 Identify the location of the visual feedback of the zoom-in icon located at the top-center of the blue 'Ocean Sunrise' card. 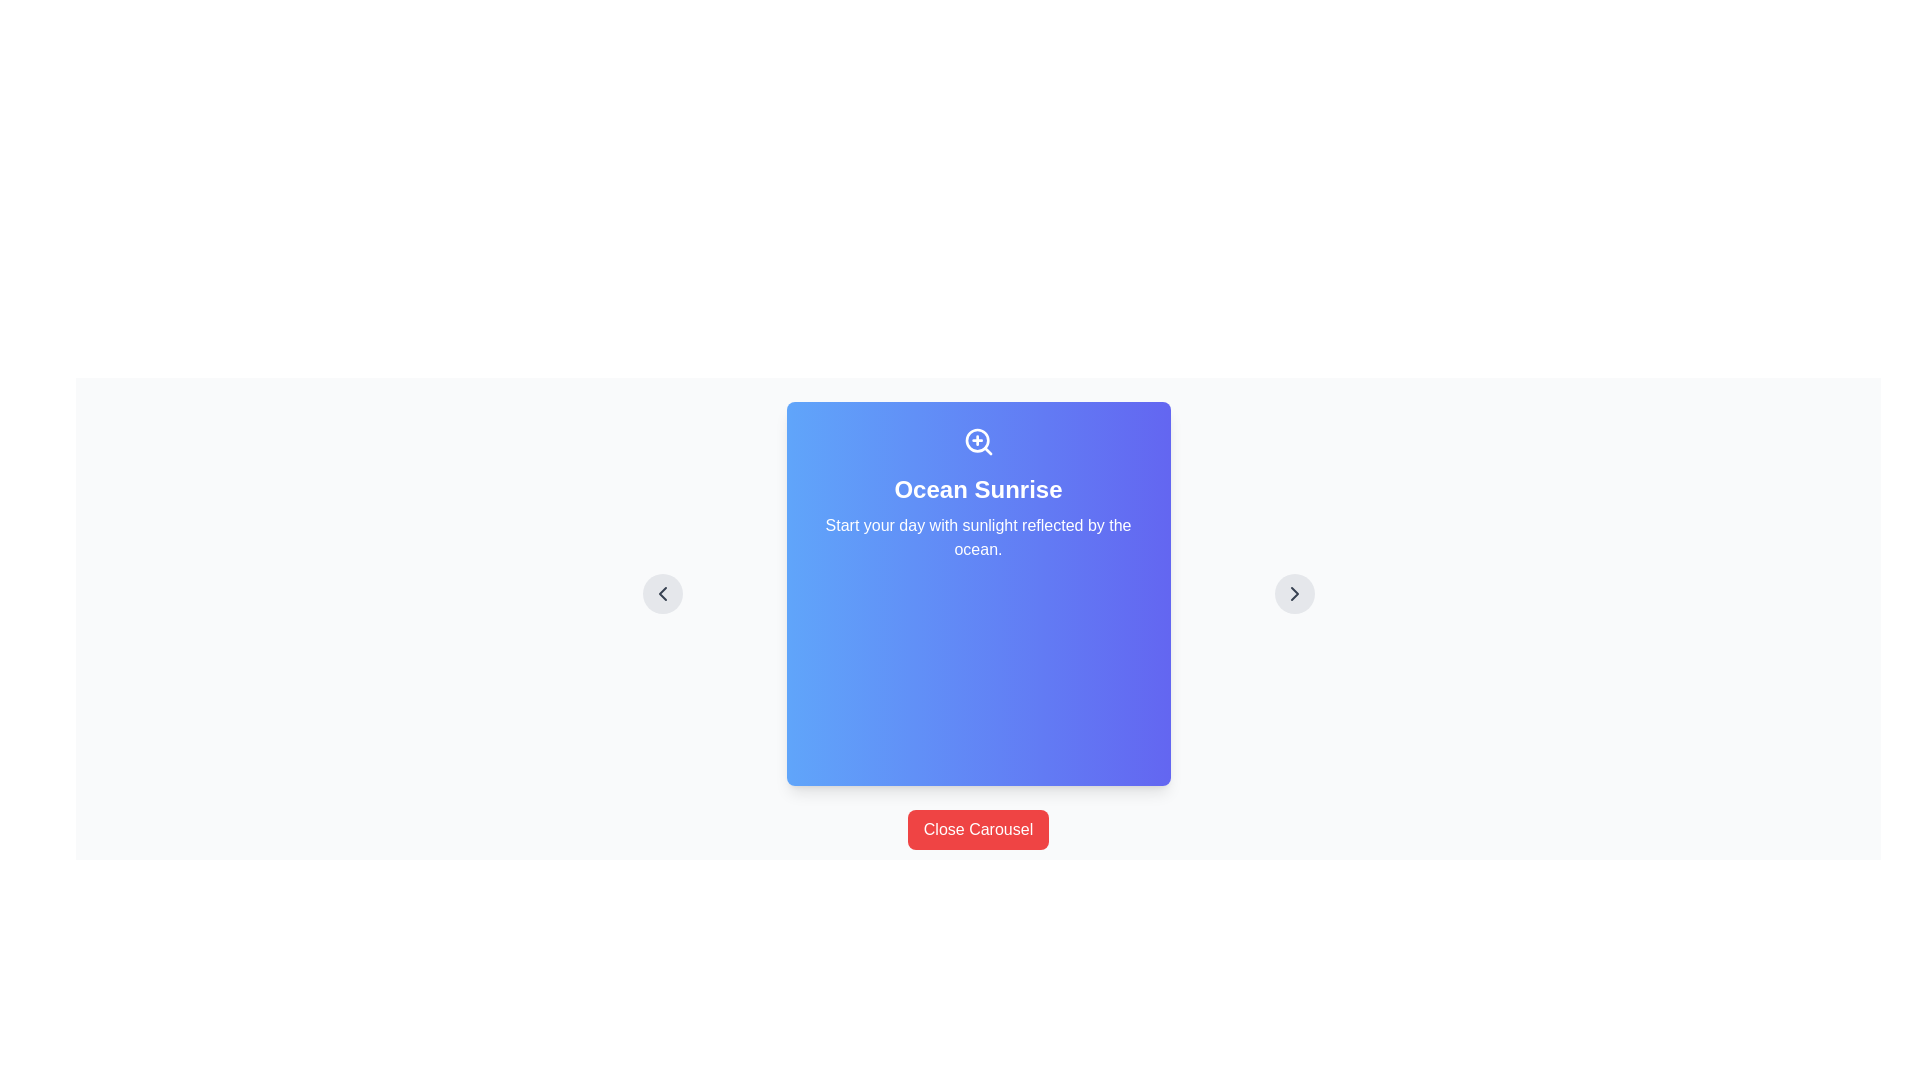
(978, 441).